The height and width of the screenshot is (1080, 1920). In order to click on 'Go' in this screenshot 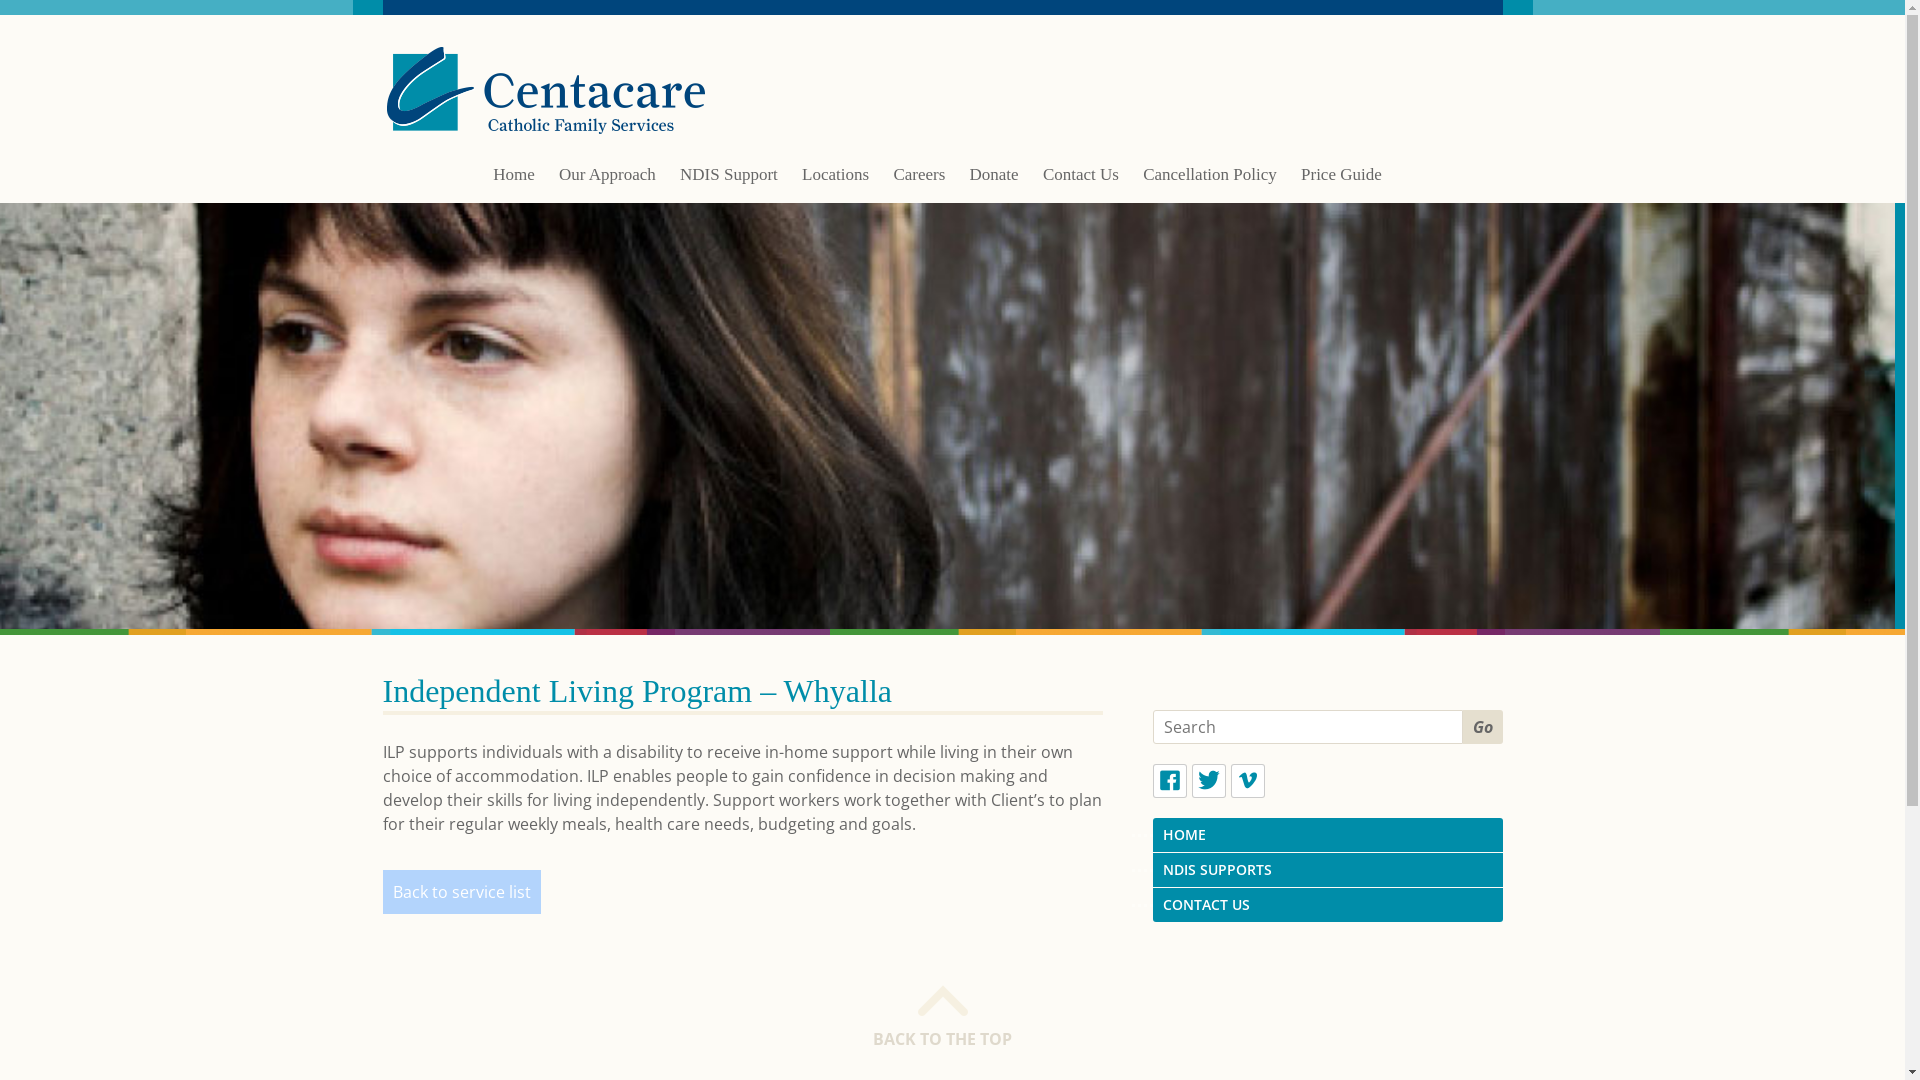, I will do `click(1482, 726)`.